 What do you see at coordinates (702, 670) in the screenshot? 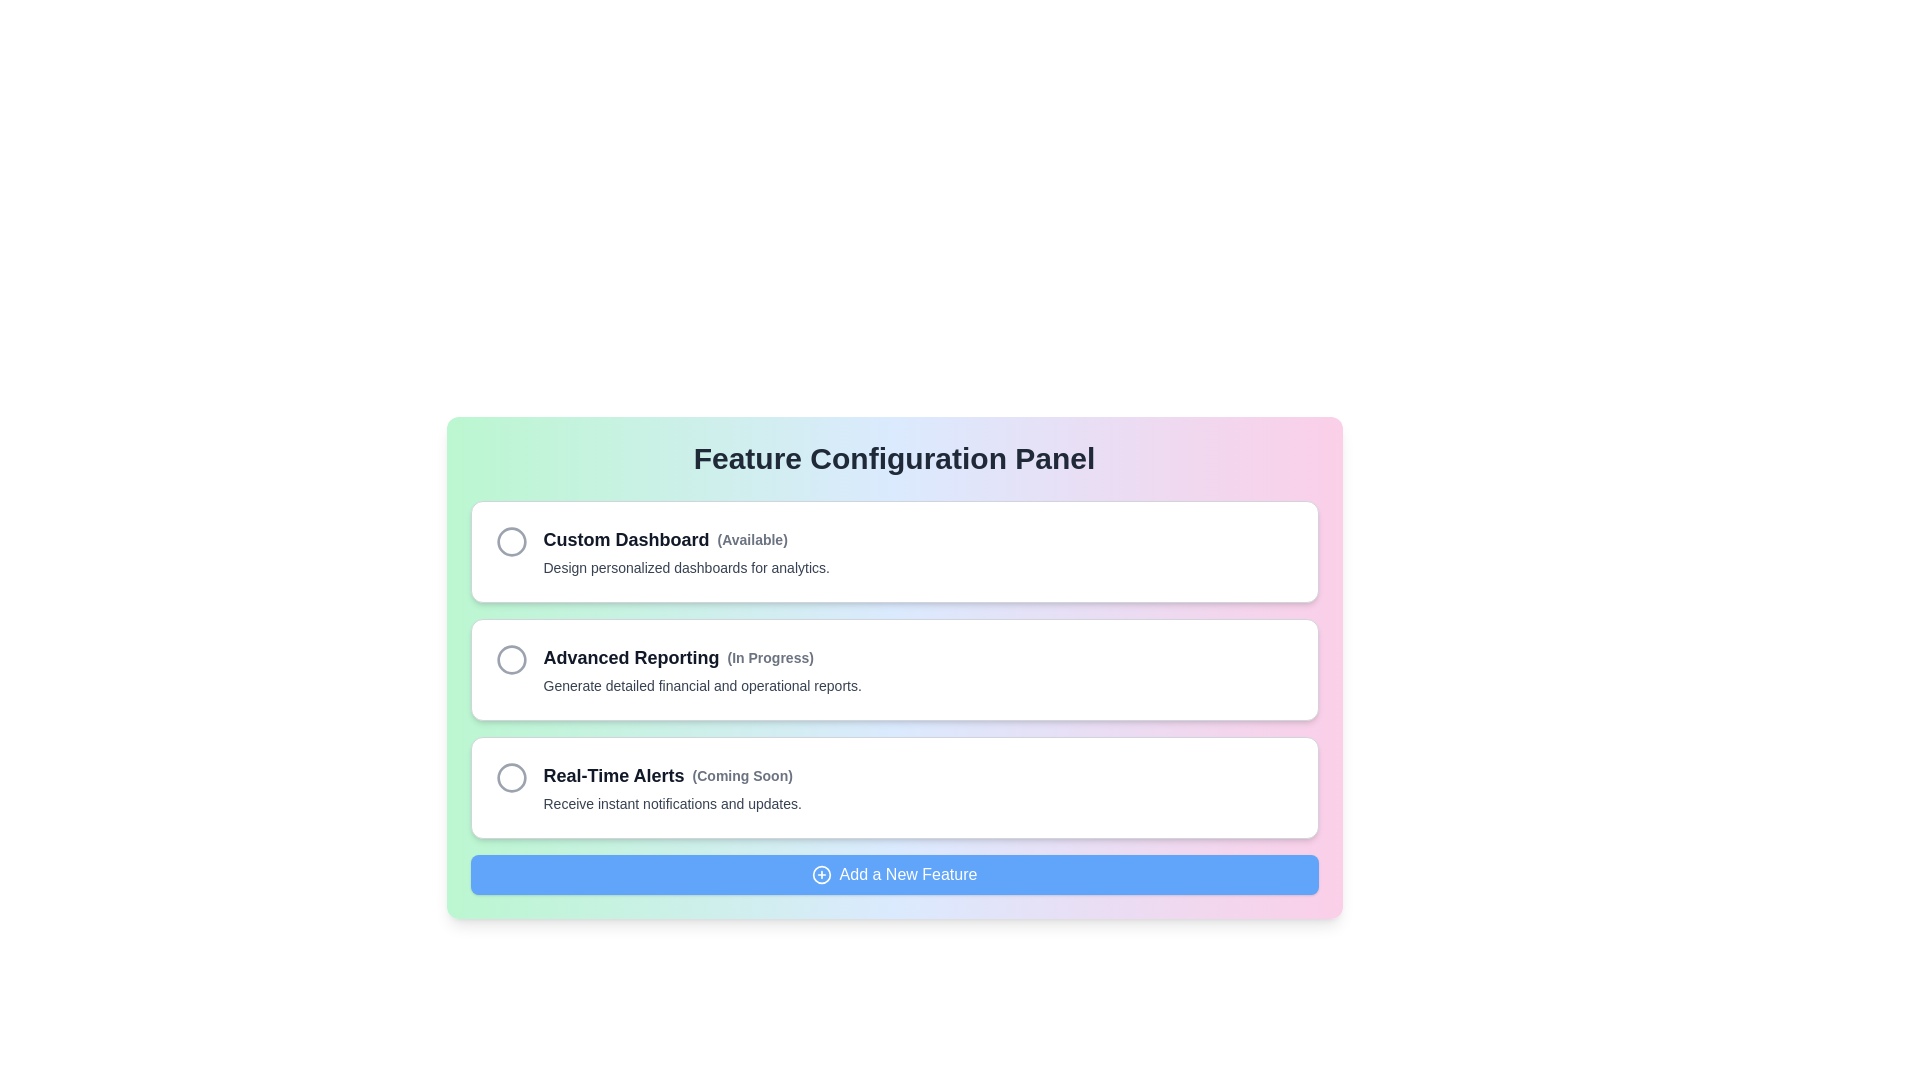
I see `the 'Advanced Reporting' informational card, which is the second card in the vertical list of selectable options within the 'Feature Configuration Panel'` at bounding box center [702, 670].